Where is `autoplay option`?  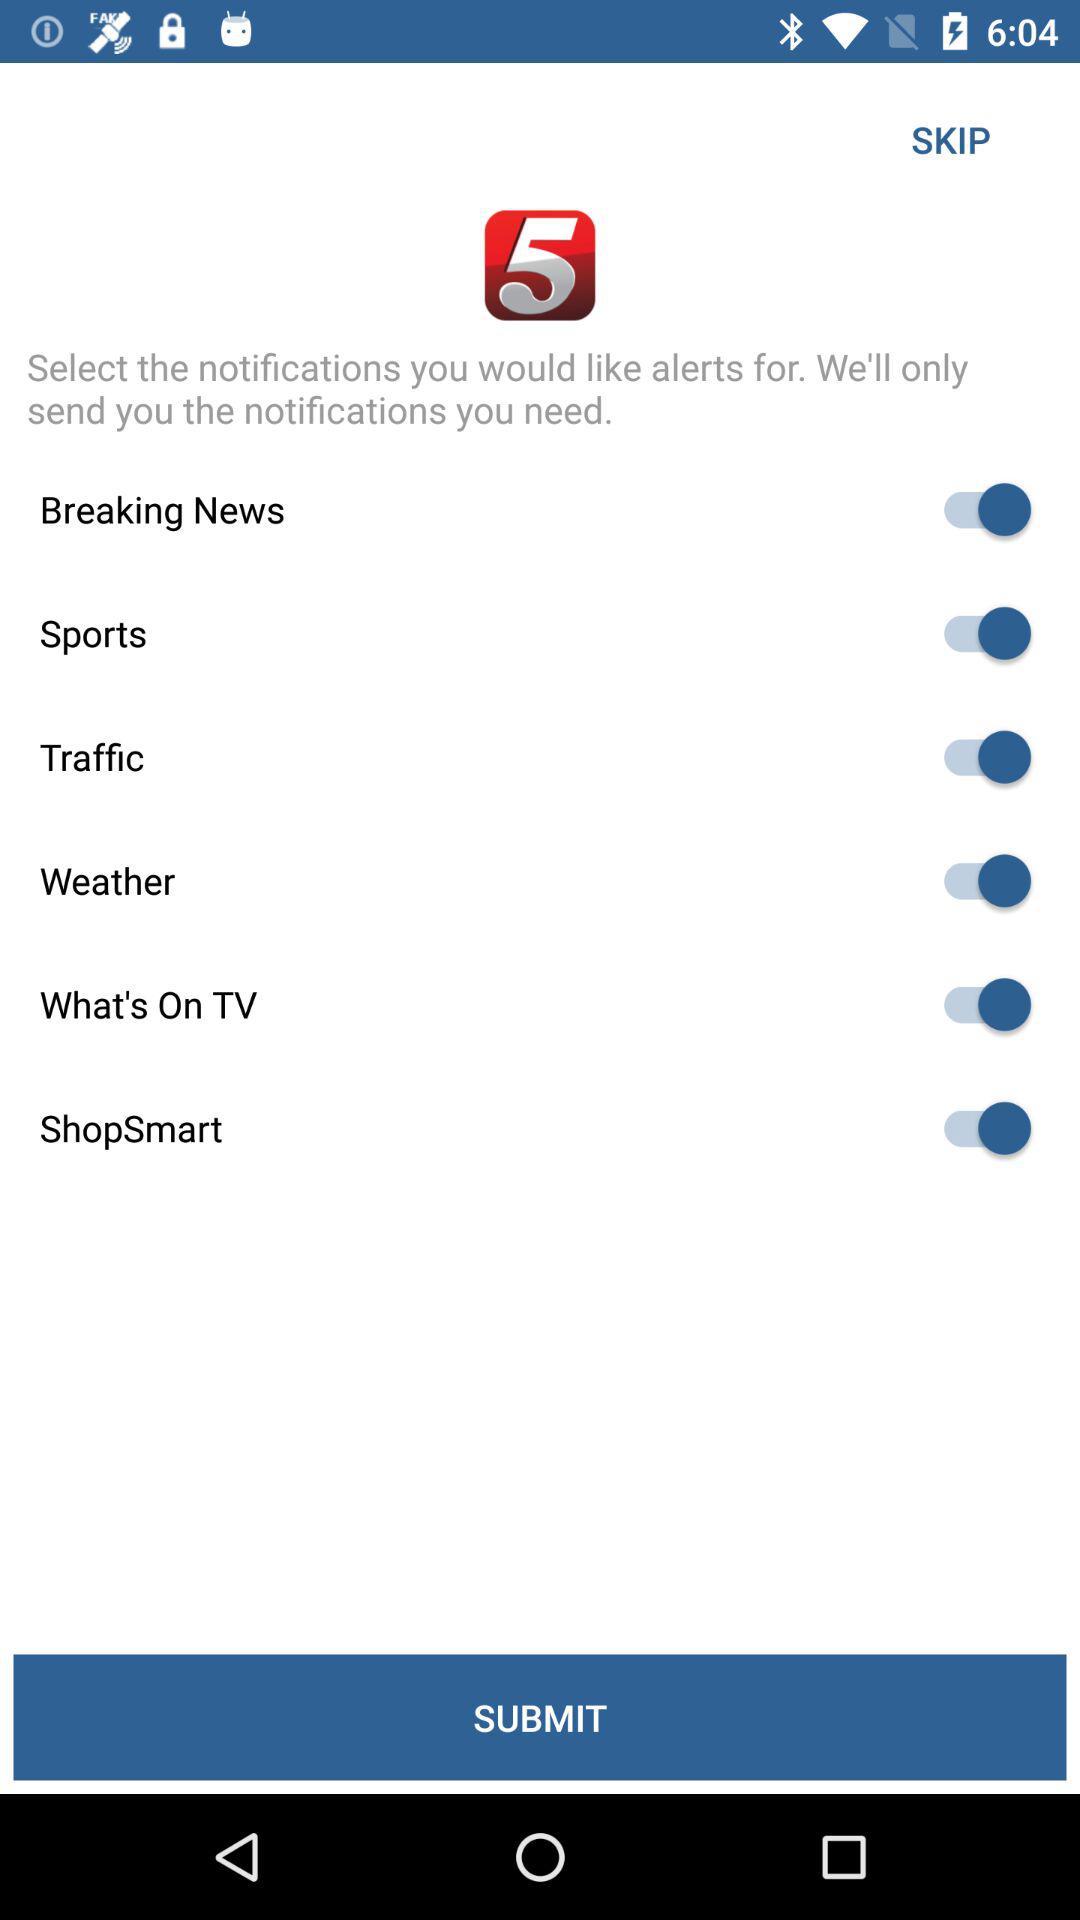
autoplay option is located at coordinates (977, 880).